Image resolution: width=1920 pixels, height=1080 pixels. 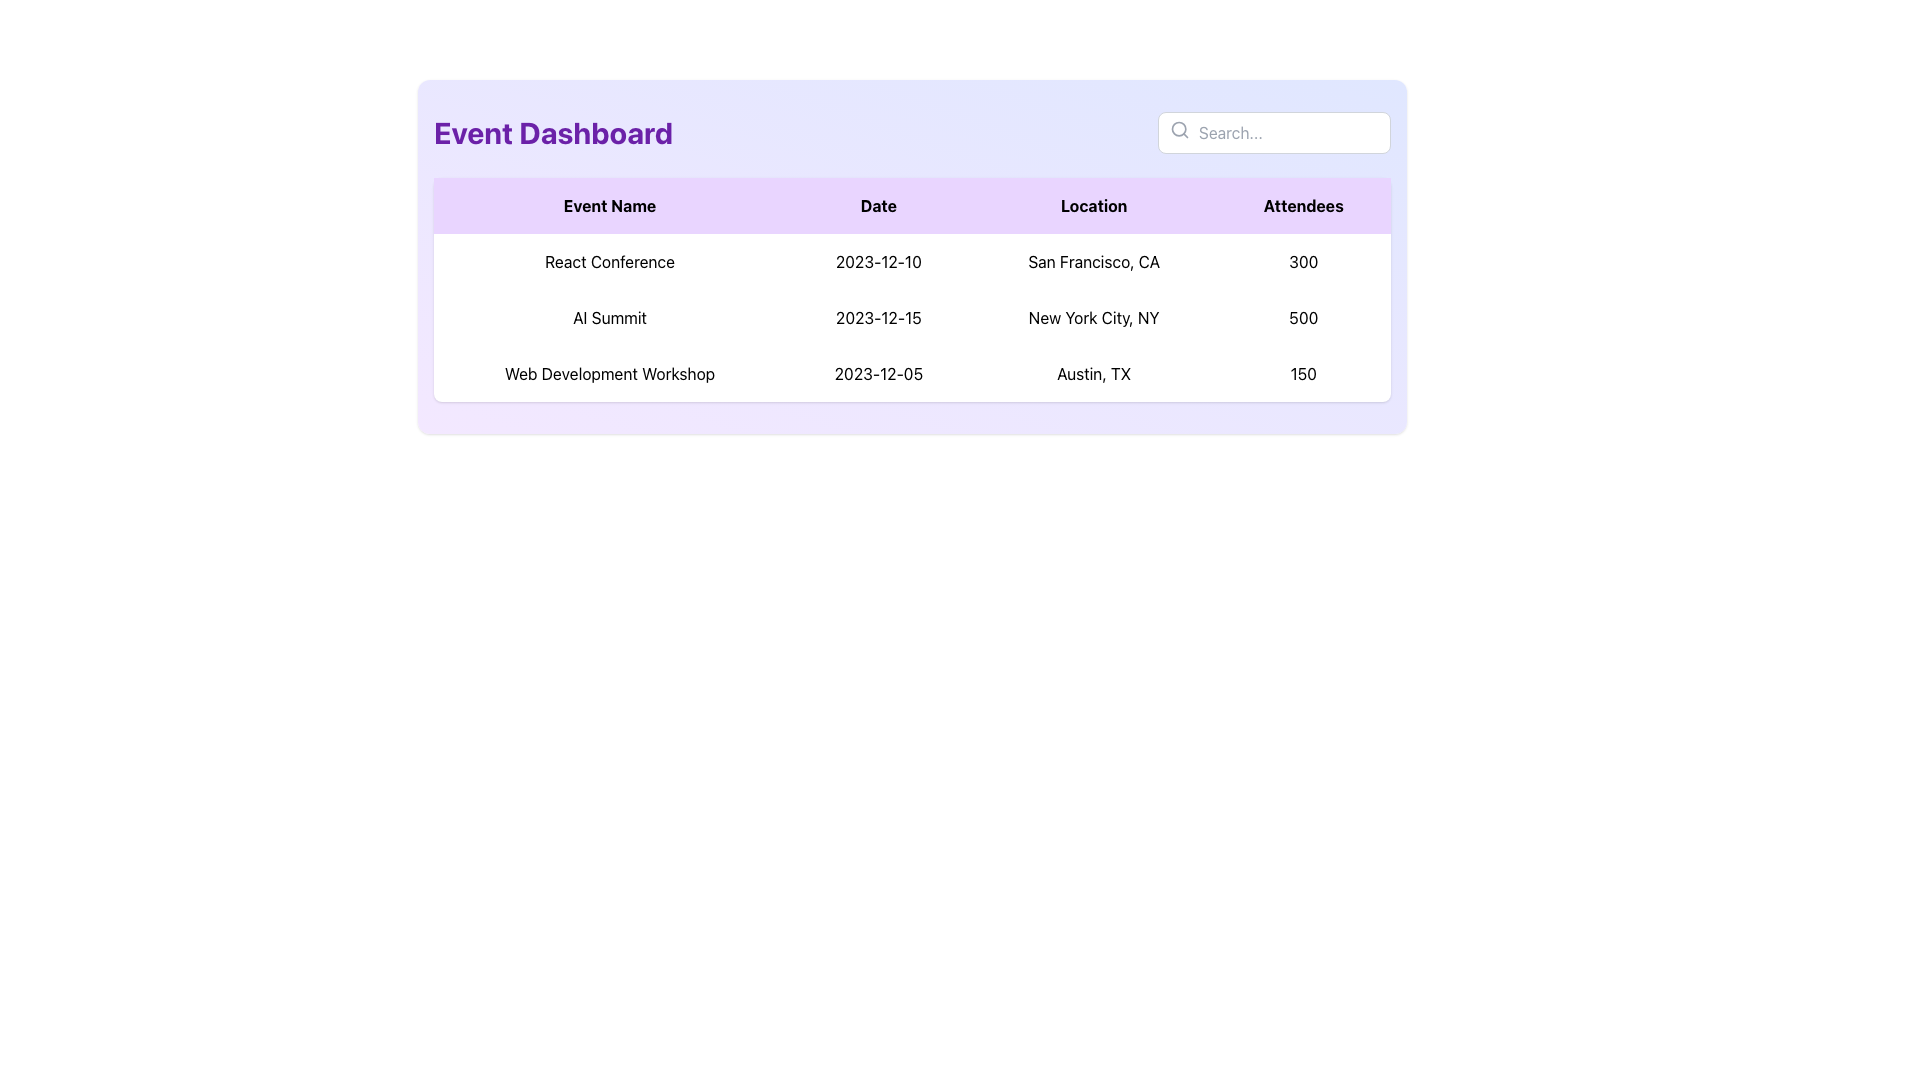 What do you see at coordinates (878, 316) in the screenshot?
I see `date '2023-12-15' displayed in black text within the second cell of the 'Date' column in the table on the 'Event Dashboard'` at bounding box center [878, 316].